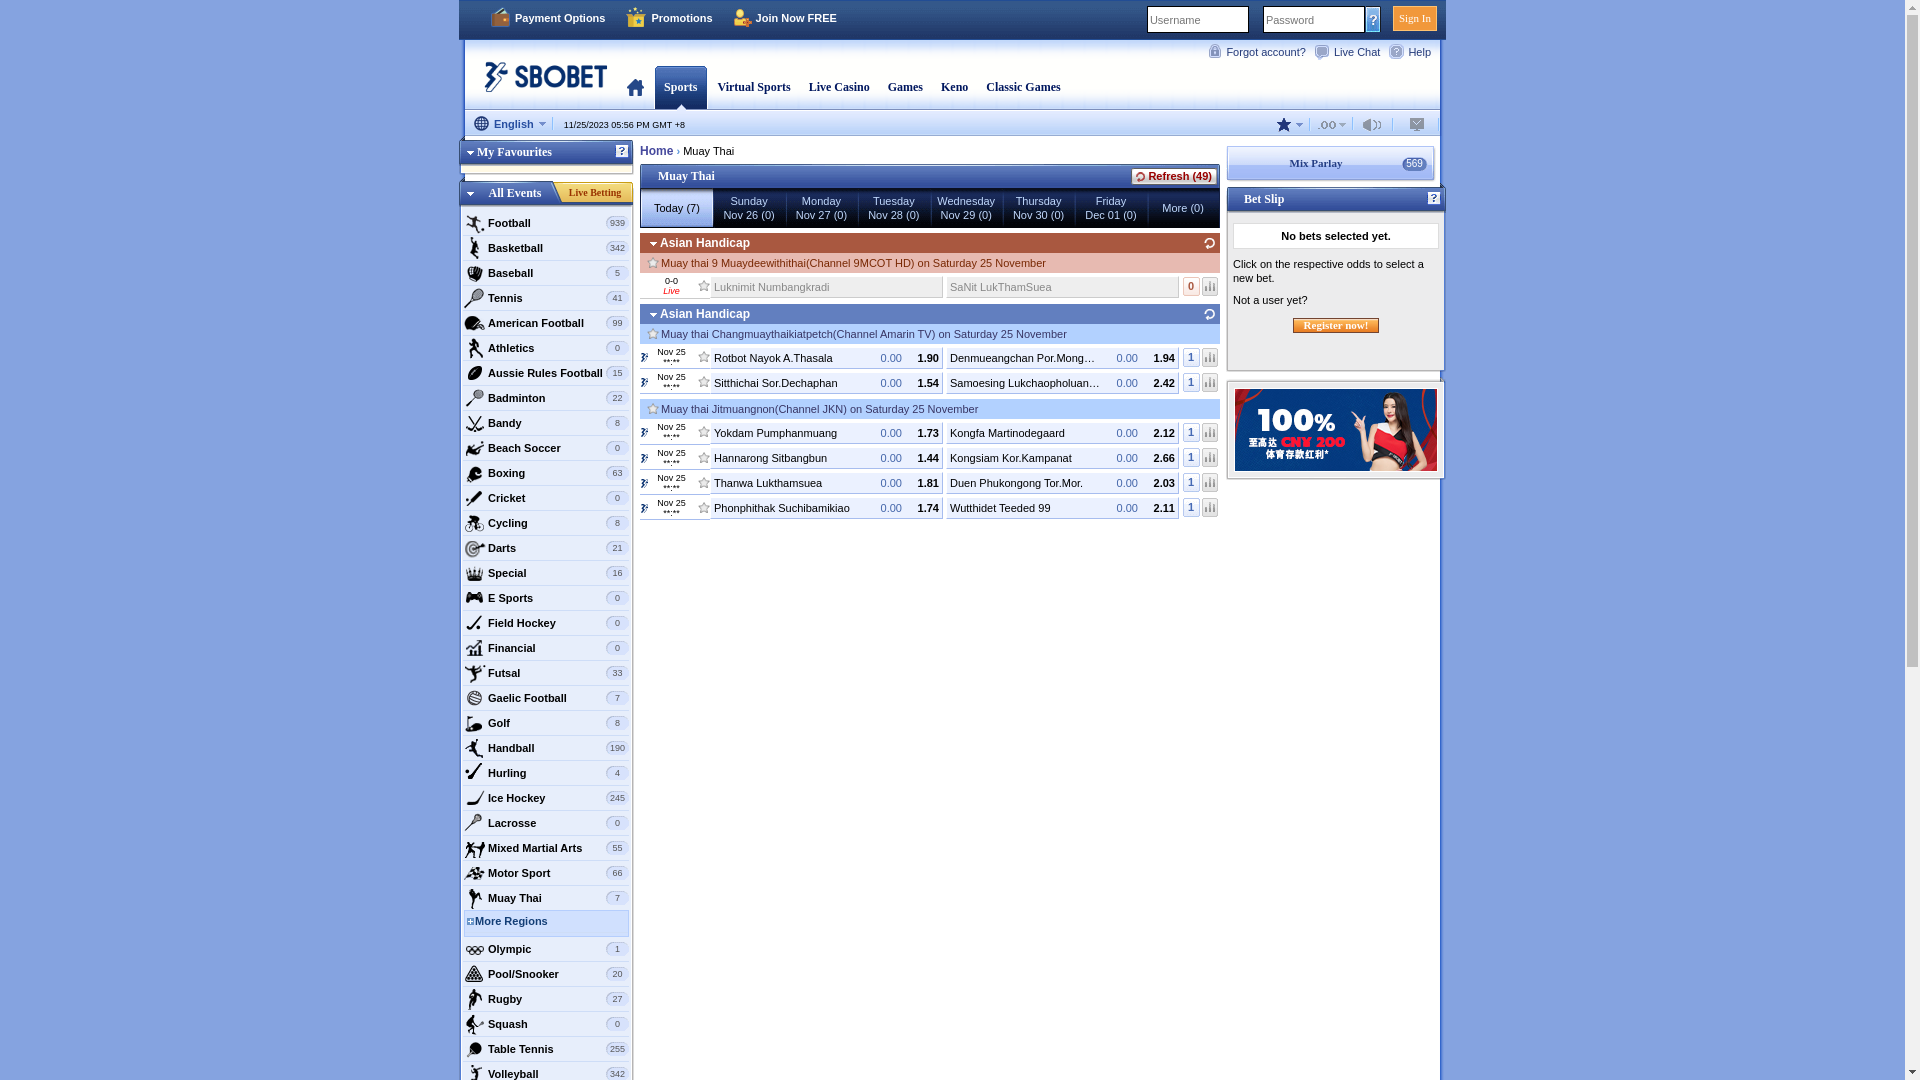 This screenshot has height=1080, width=1920. I want to click on '1', so click(1191, 381).